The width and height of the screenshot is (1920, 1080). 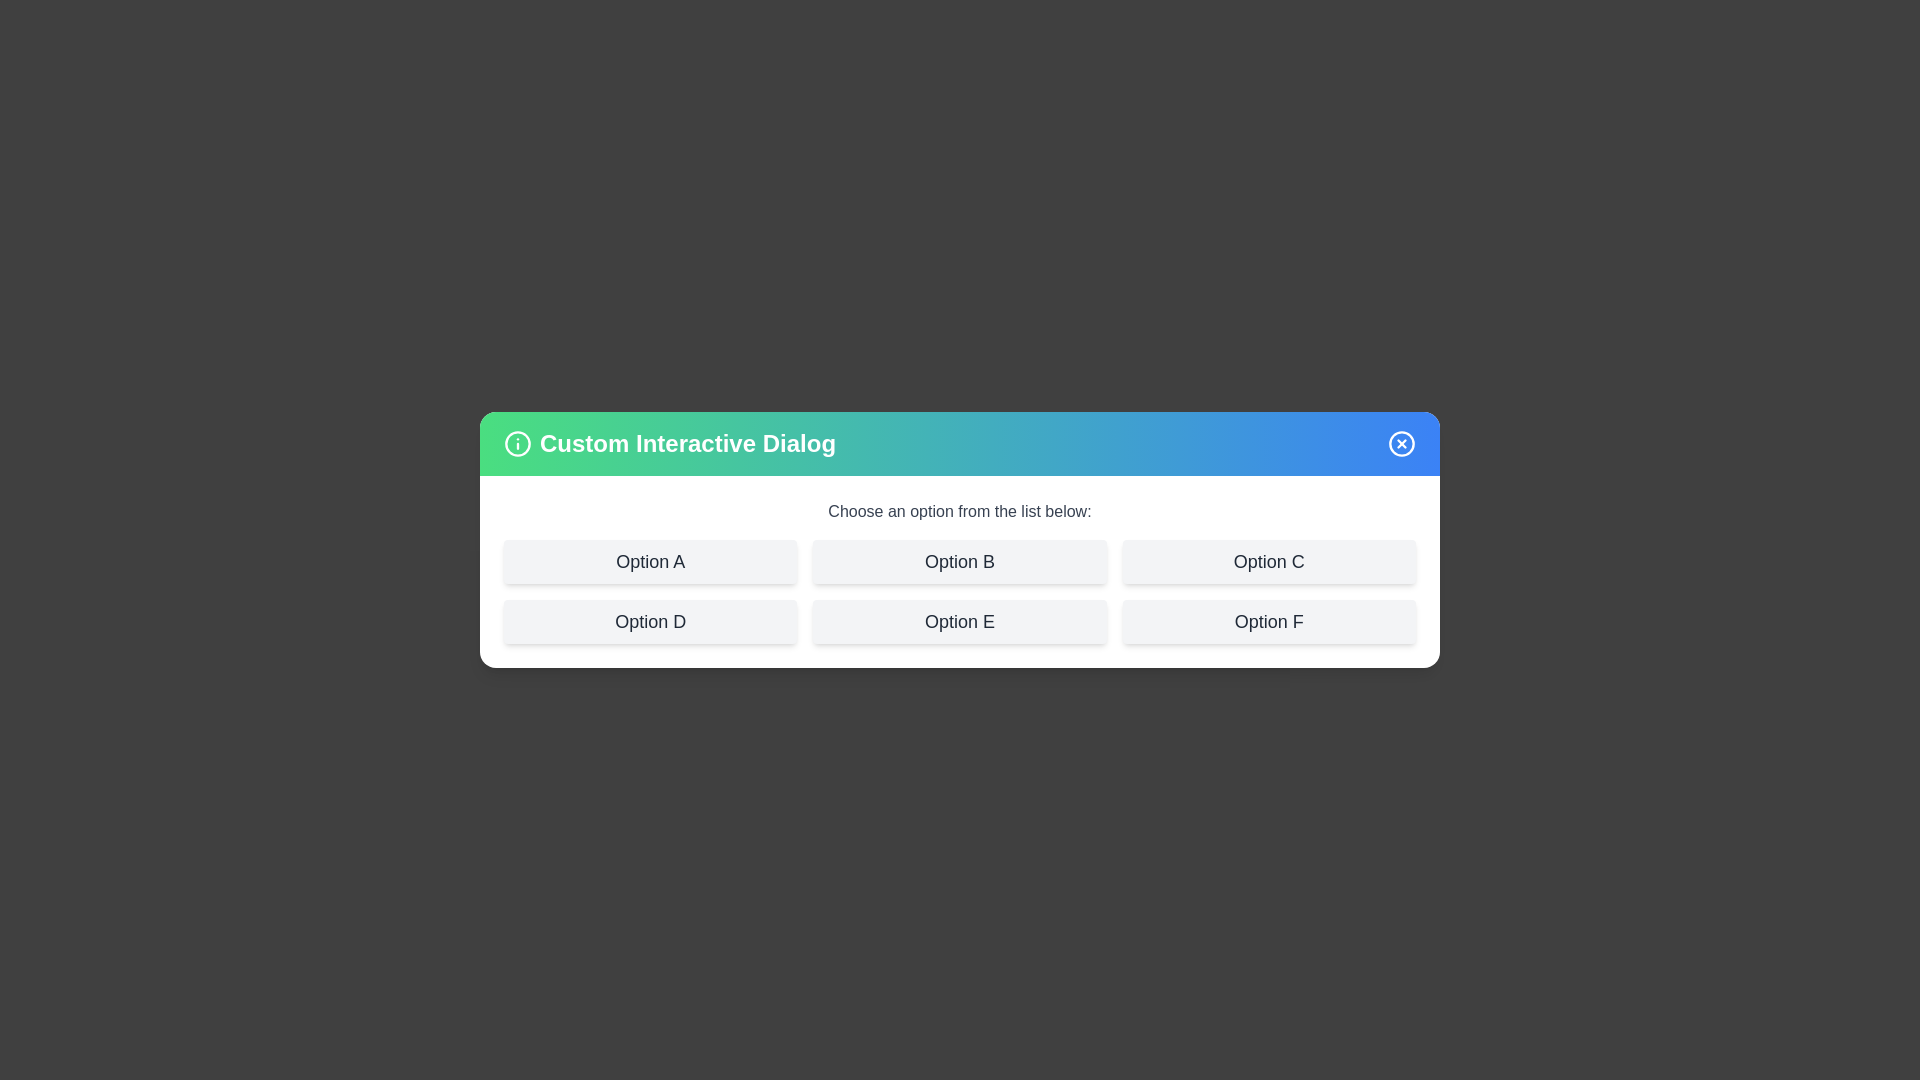 I want to click on the option labeled Option A to see its hover effect, so click(x=650, y=562).